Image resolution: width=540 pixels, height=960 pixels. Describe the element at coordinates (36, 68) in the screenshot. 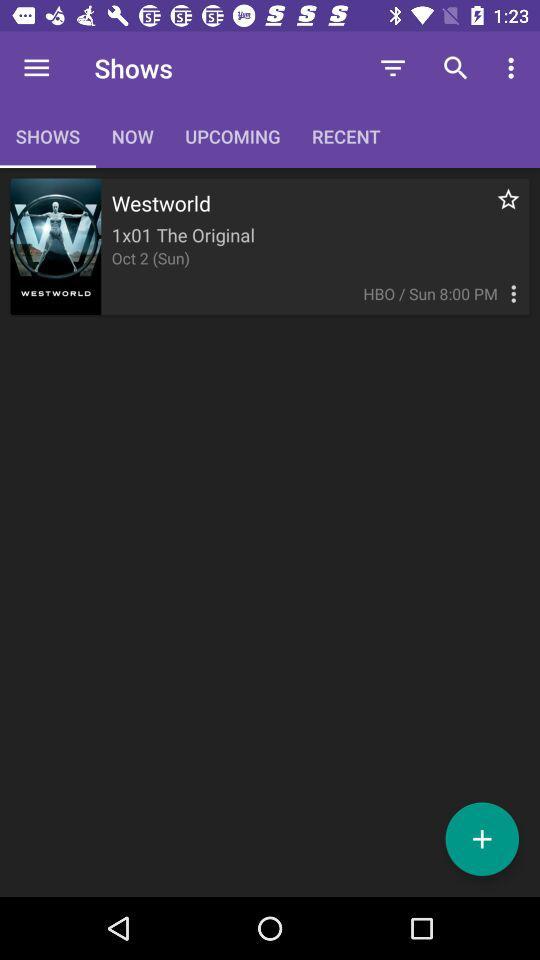

I see `the icon to the left of shows` at that location.